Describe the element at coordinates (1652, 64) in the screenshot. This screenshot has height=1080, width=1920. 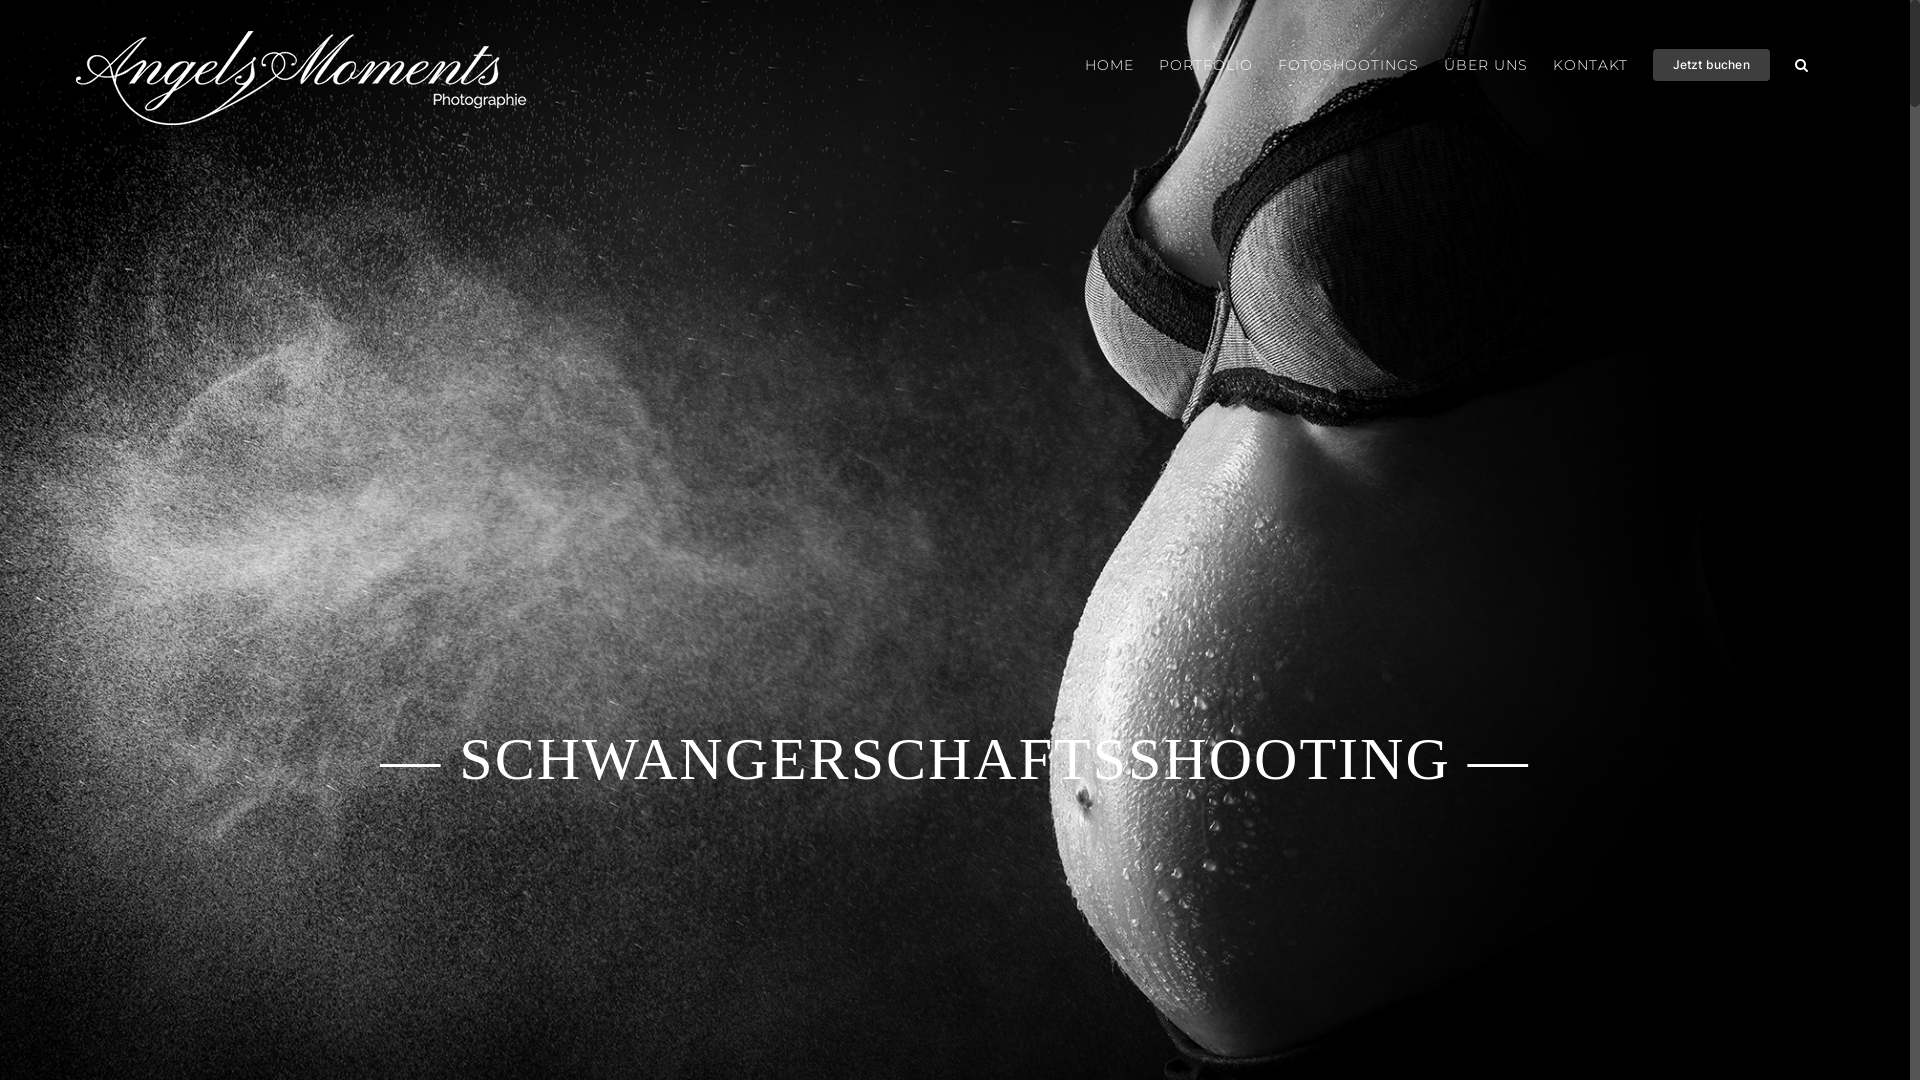
I see `'Jetzt buchen'` at that location.